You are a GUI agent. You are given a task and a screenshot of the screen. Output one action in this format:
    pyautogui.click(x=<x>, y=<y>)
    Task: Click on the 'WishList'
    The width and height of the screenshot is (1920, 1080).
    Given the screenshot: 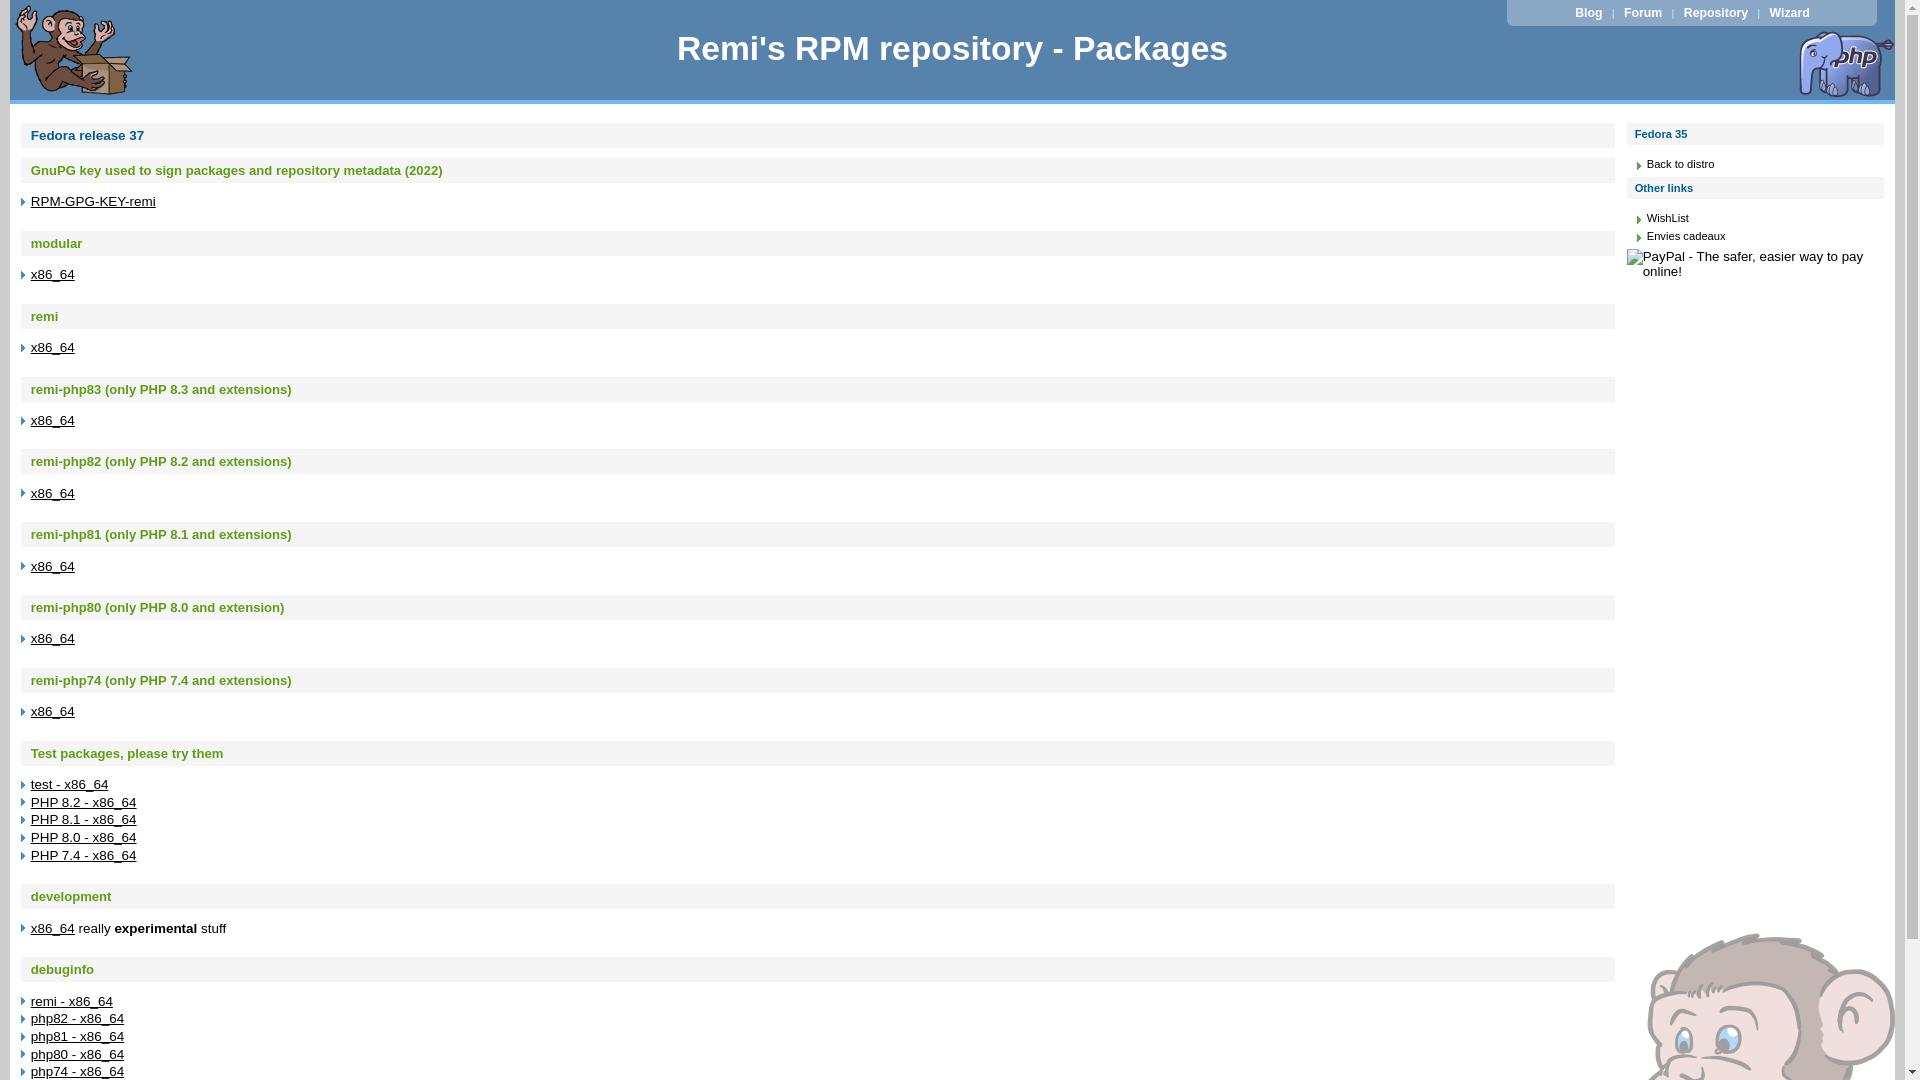 What is the action you would take?
    pyautogui.click(x=1646, y=218)
    